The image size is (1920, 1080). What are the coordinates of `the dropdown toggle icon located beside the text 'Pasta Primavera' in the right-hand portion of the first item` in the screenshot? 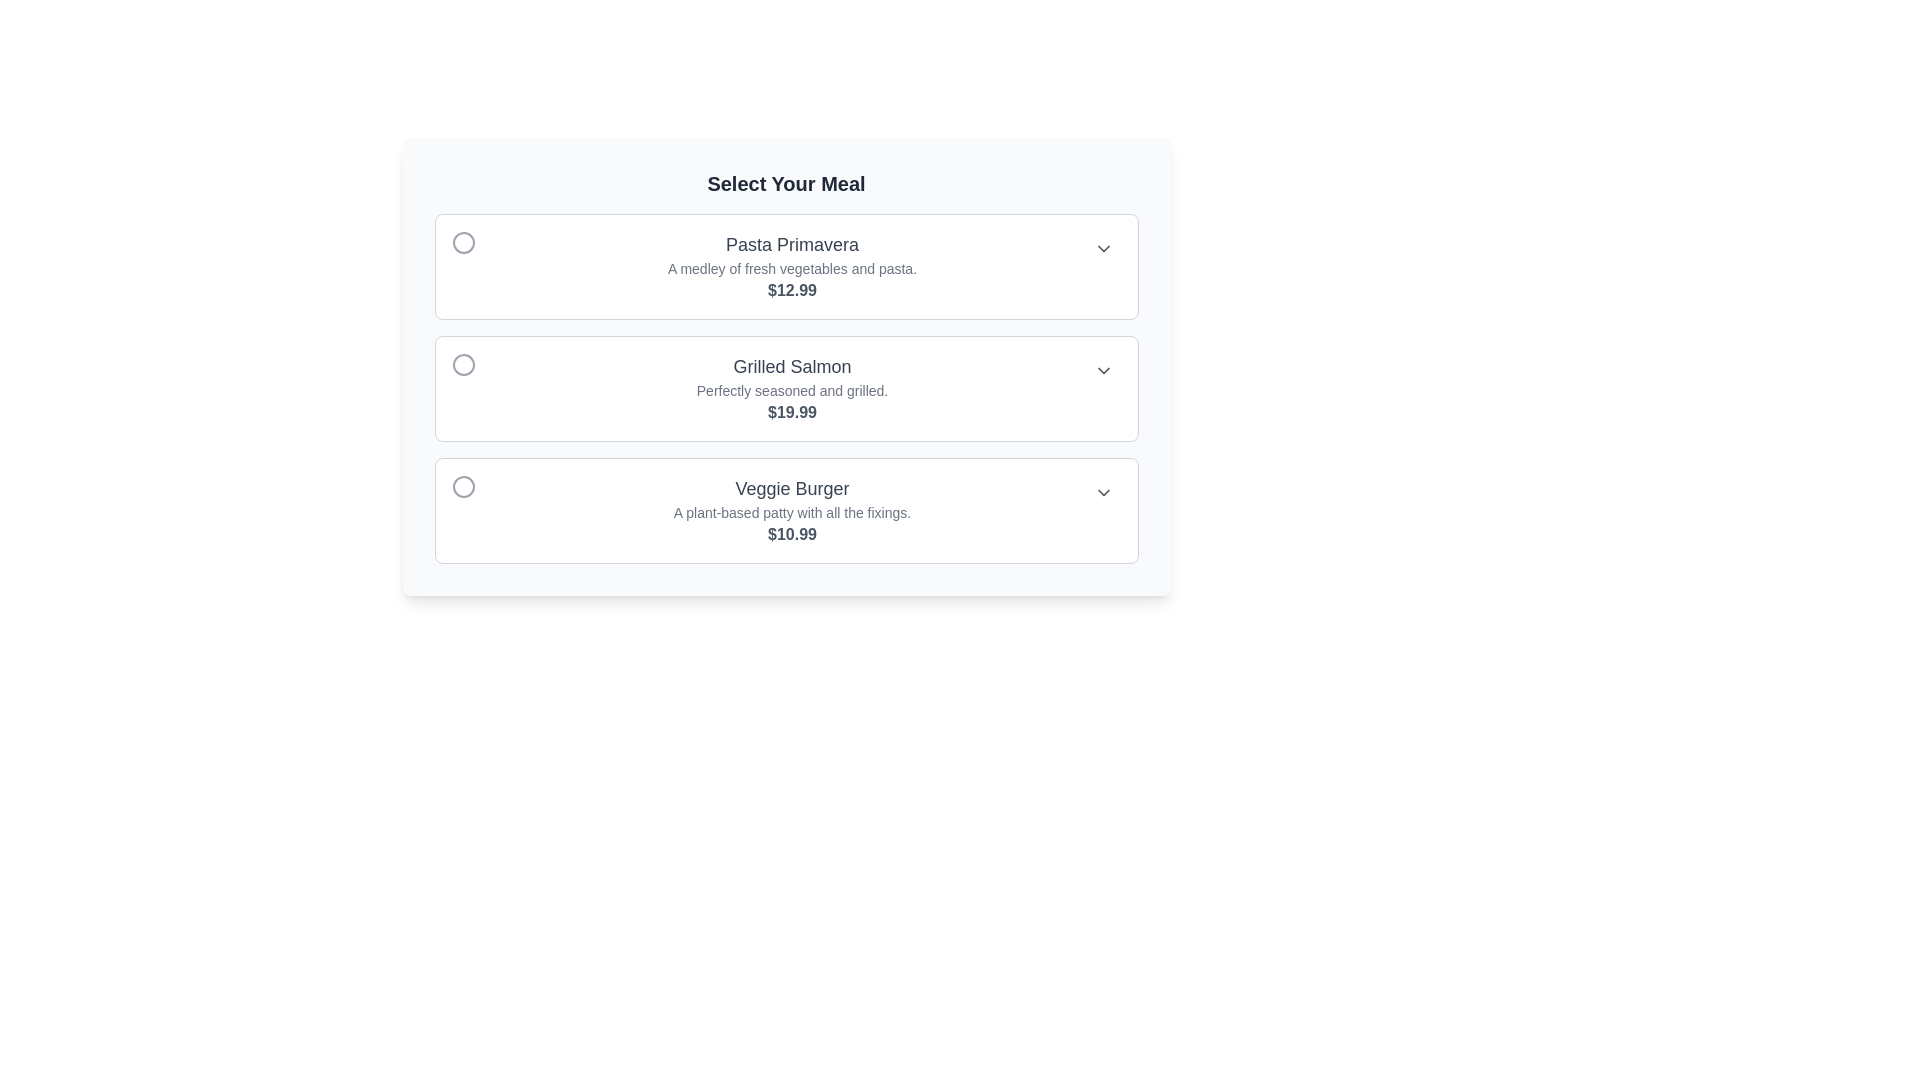 It's located at (1102, 248).